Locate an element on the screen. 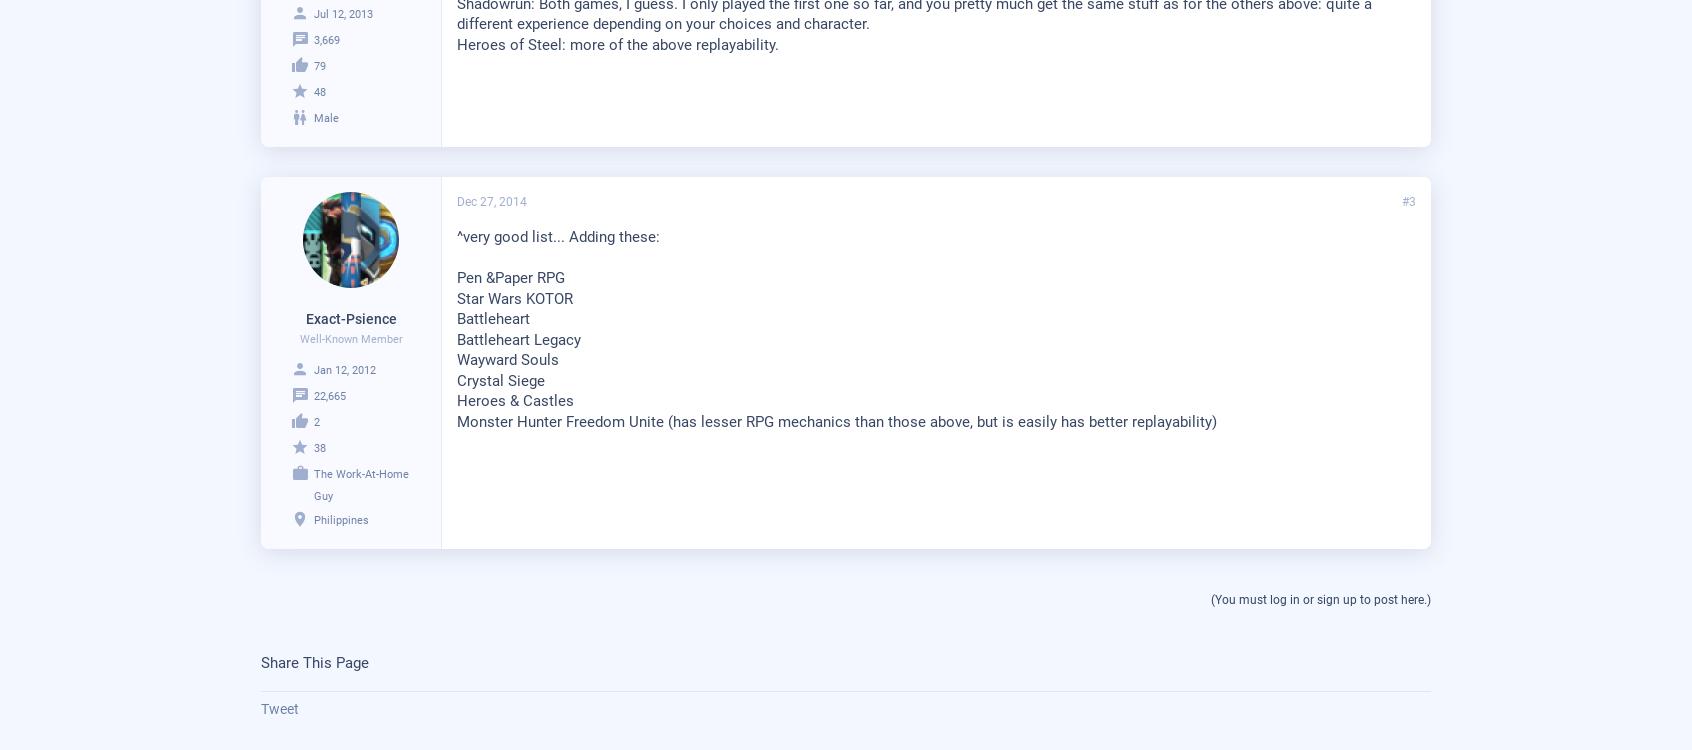 This screenshot has width=1692, height=750. '^very good list... Adding these:' is located at coordinates (456, 235).